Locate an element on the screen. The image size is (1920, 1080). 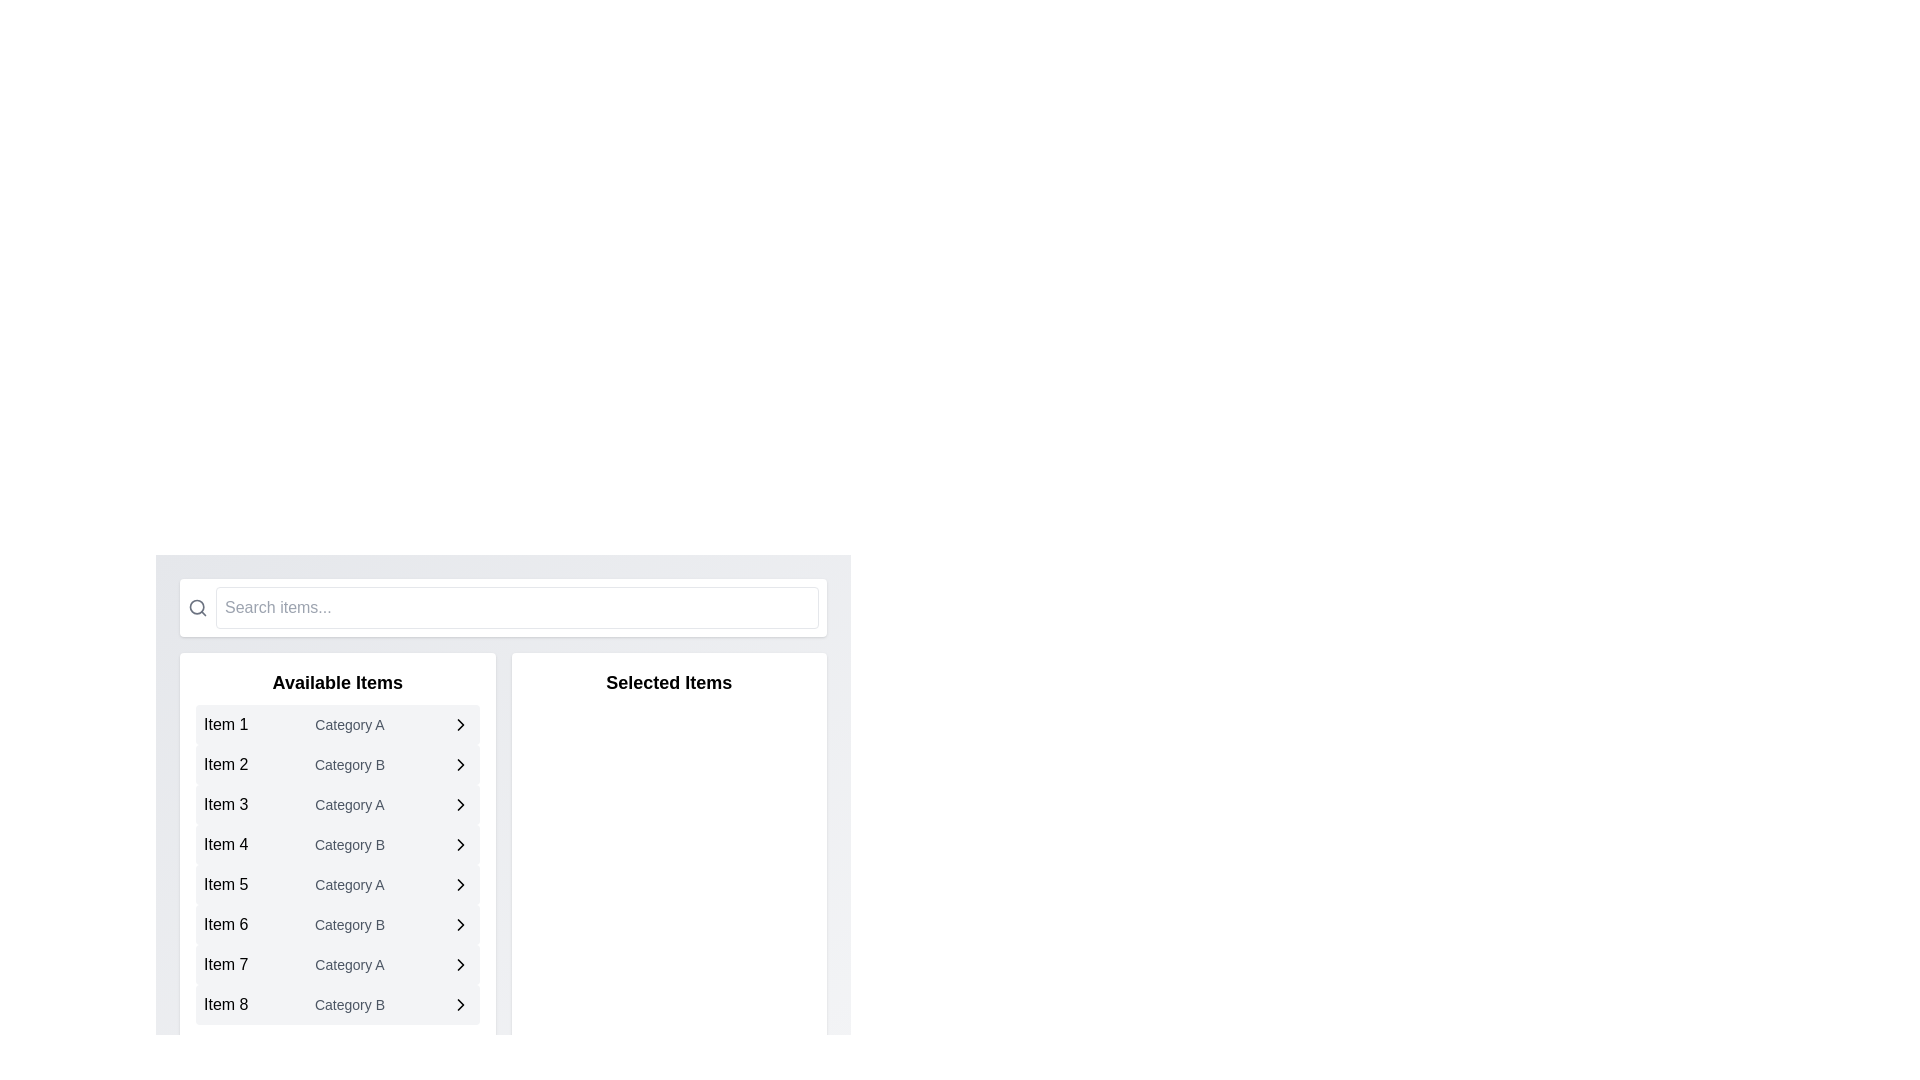
the chevron icon located at the far right of the 'Item 6' list entry is located at coordinates (460, 925).